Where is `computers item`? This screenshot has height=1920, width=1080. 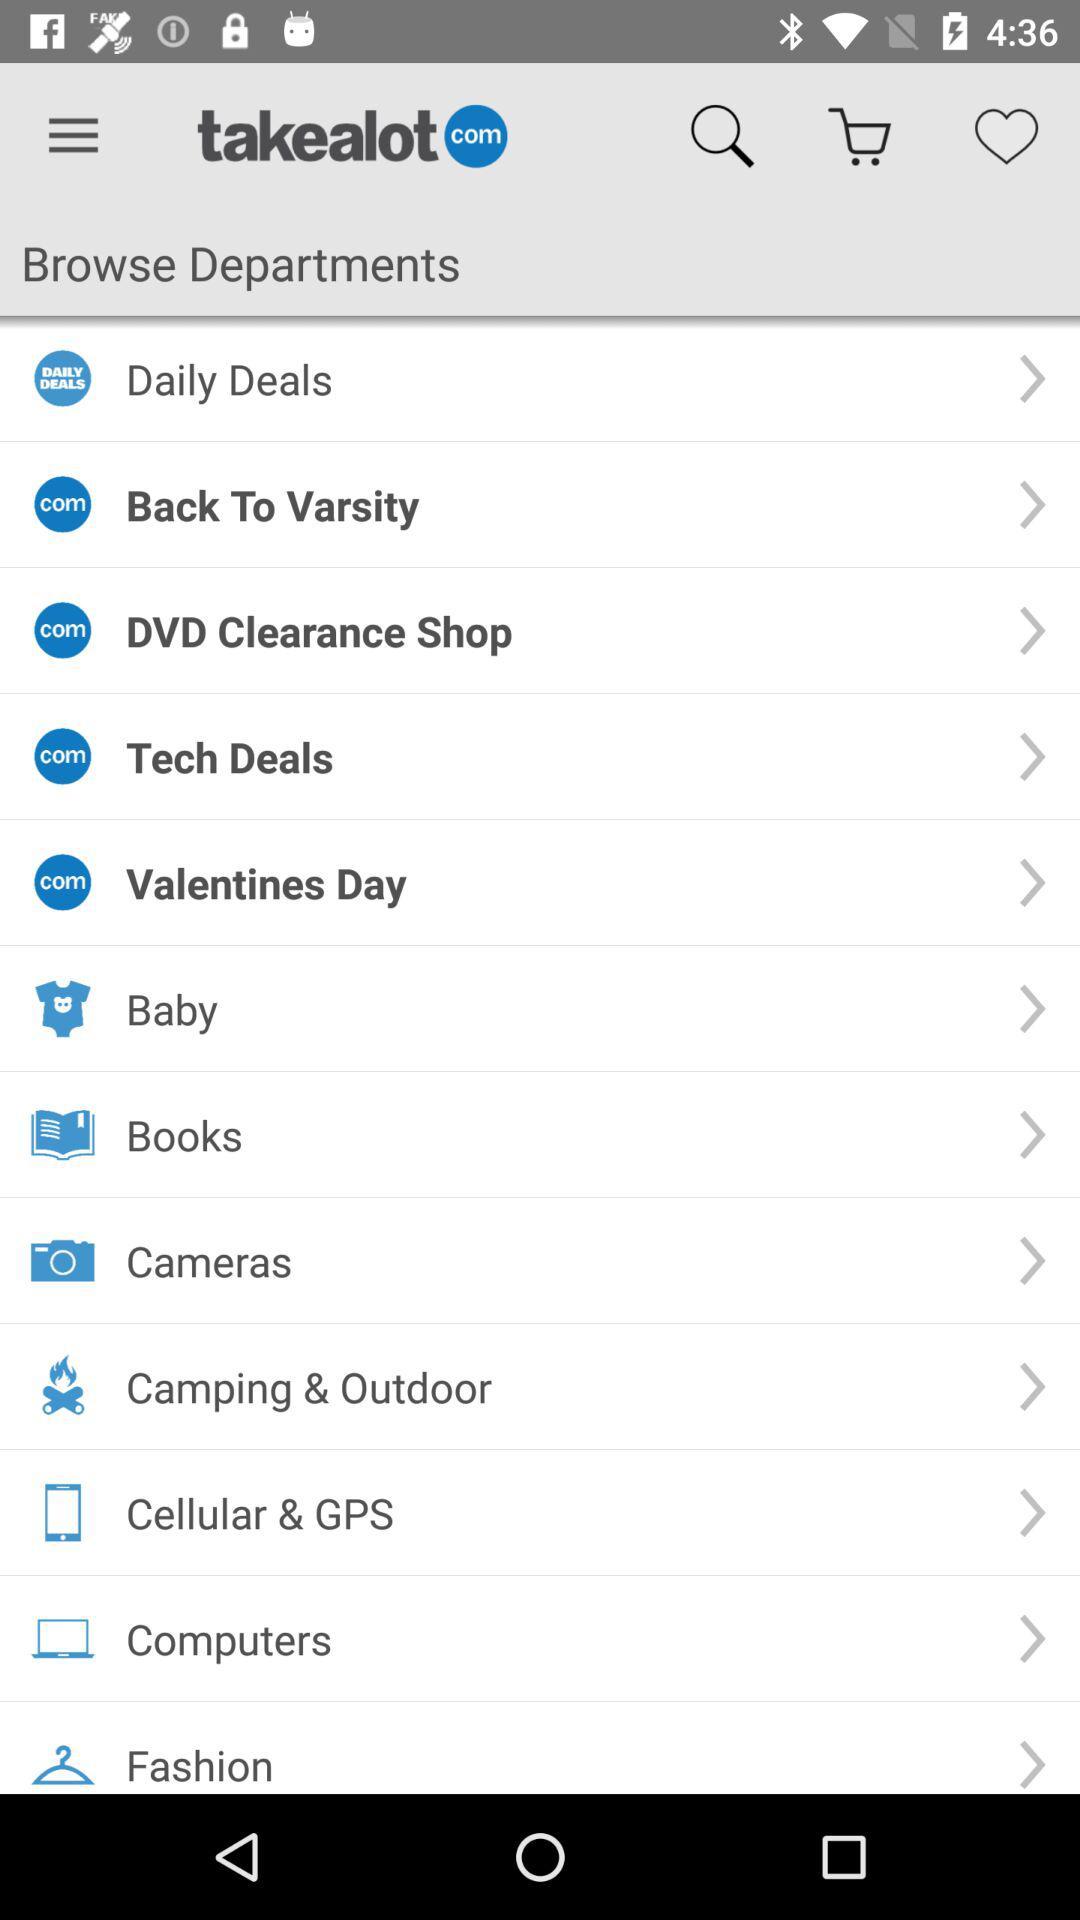
computers item is located at coordinates (555, 1638).